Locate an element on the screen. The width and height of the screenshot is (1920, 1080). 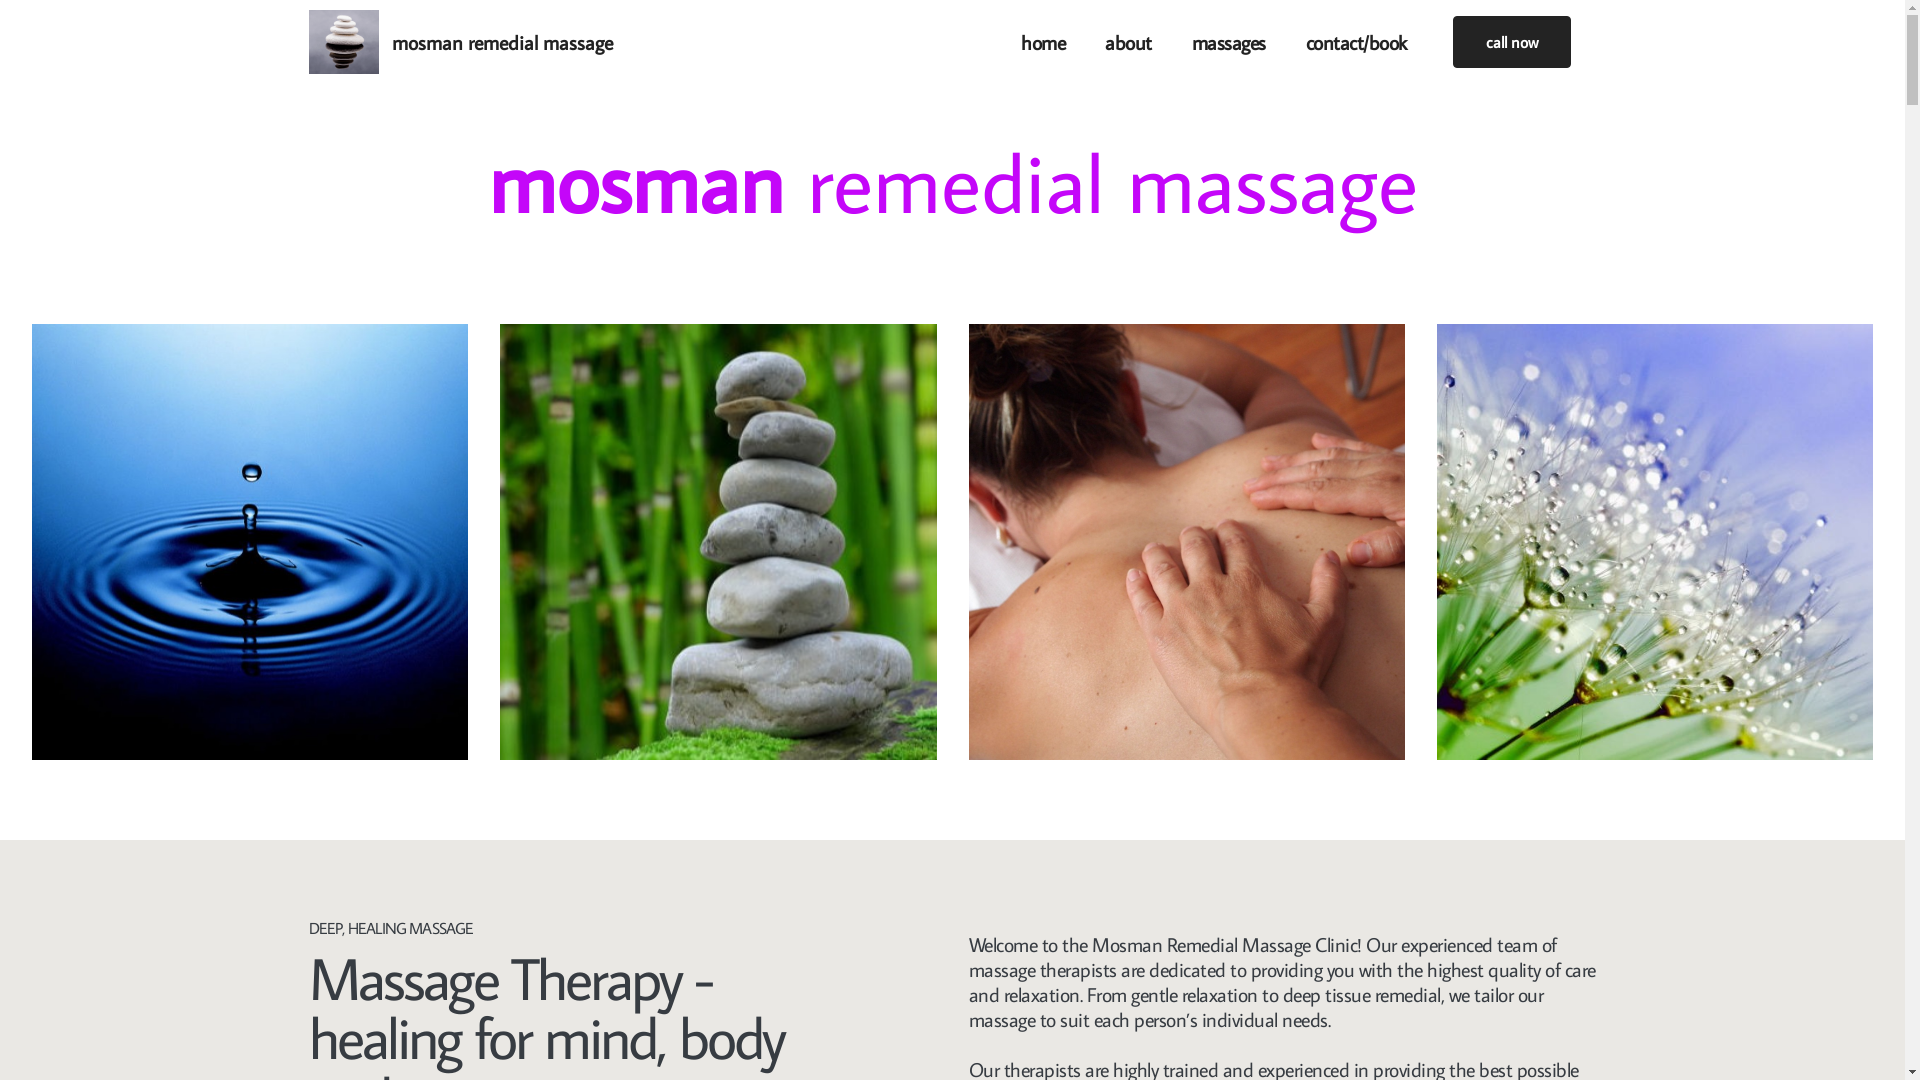
'call now' is located at coordinates (1511, 42).